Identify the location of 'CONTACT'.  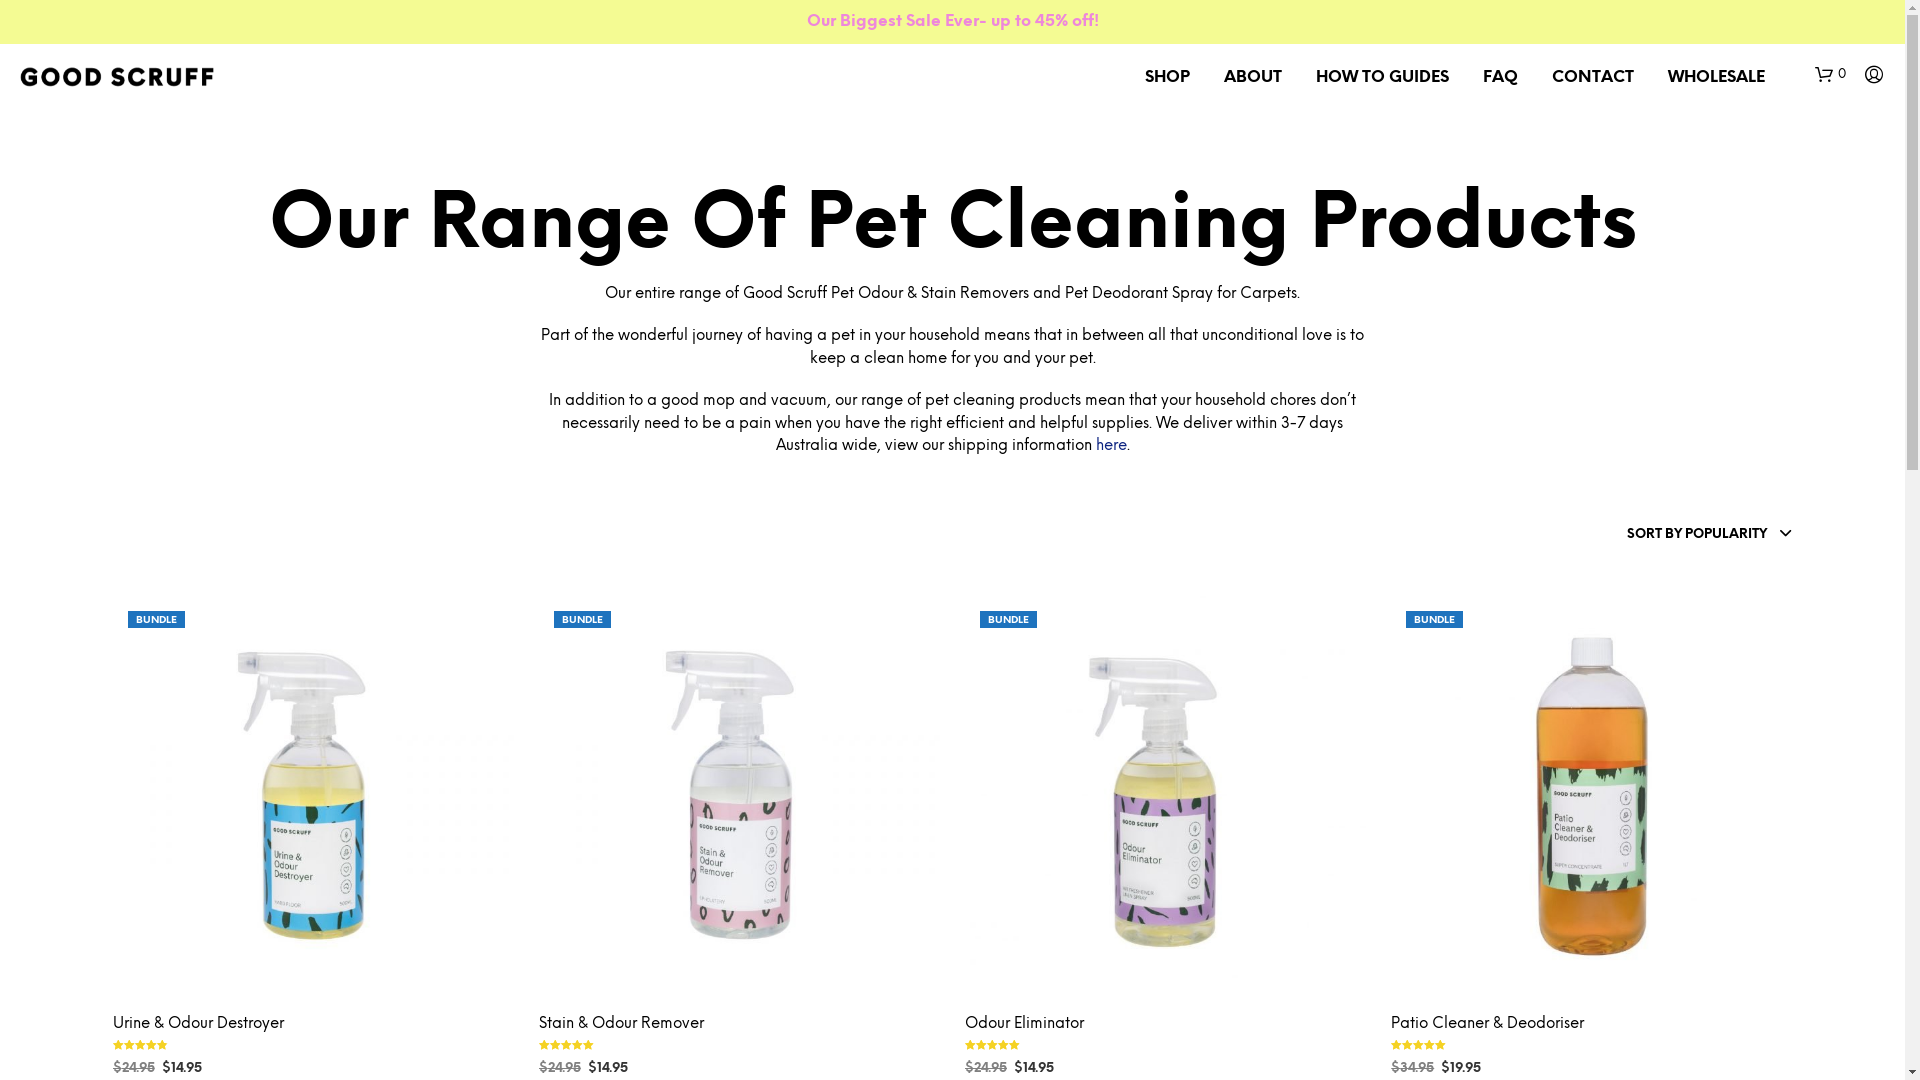
(1592, 76).